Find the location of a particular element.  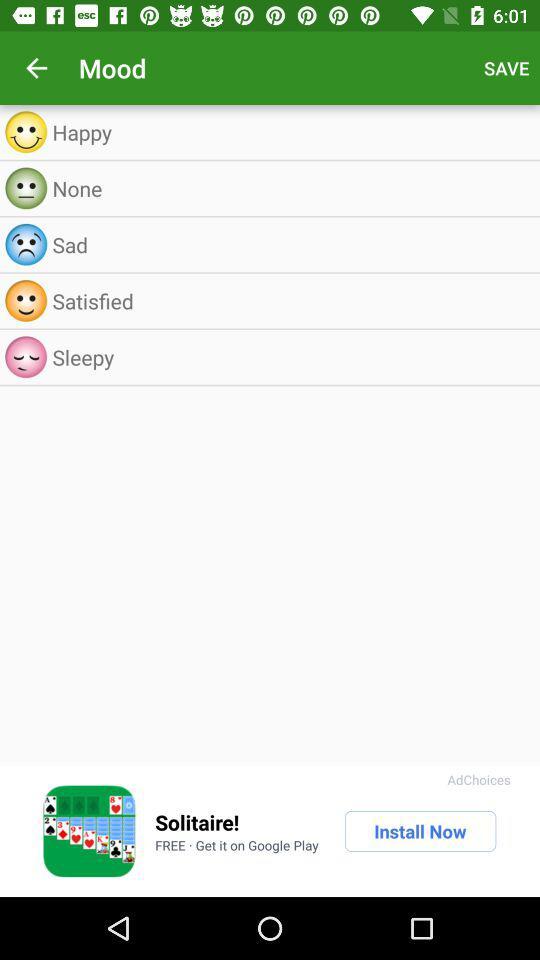

the item next to the free get it is located at coordinates (419, 831).